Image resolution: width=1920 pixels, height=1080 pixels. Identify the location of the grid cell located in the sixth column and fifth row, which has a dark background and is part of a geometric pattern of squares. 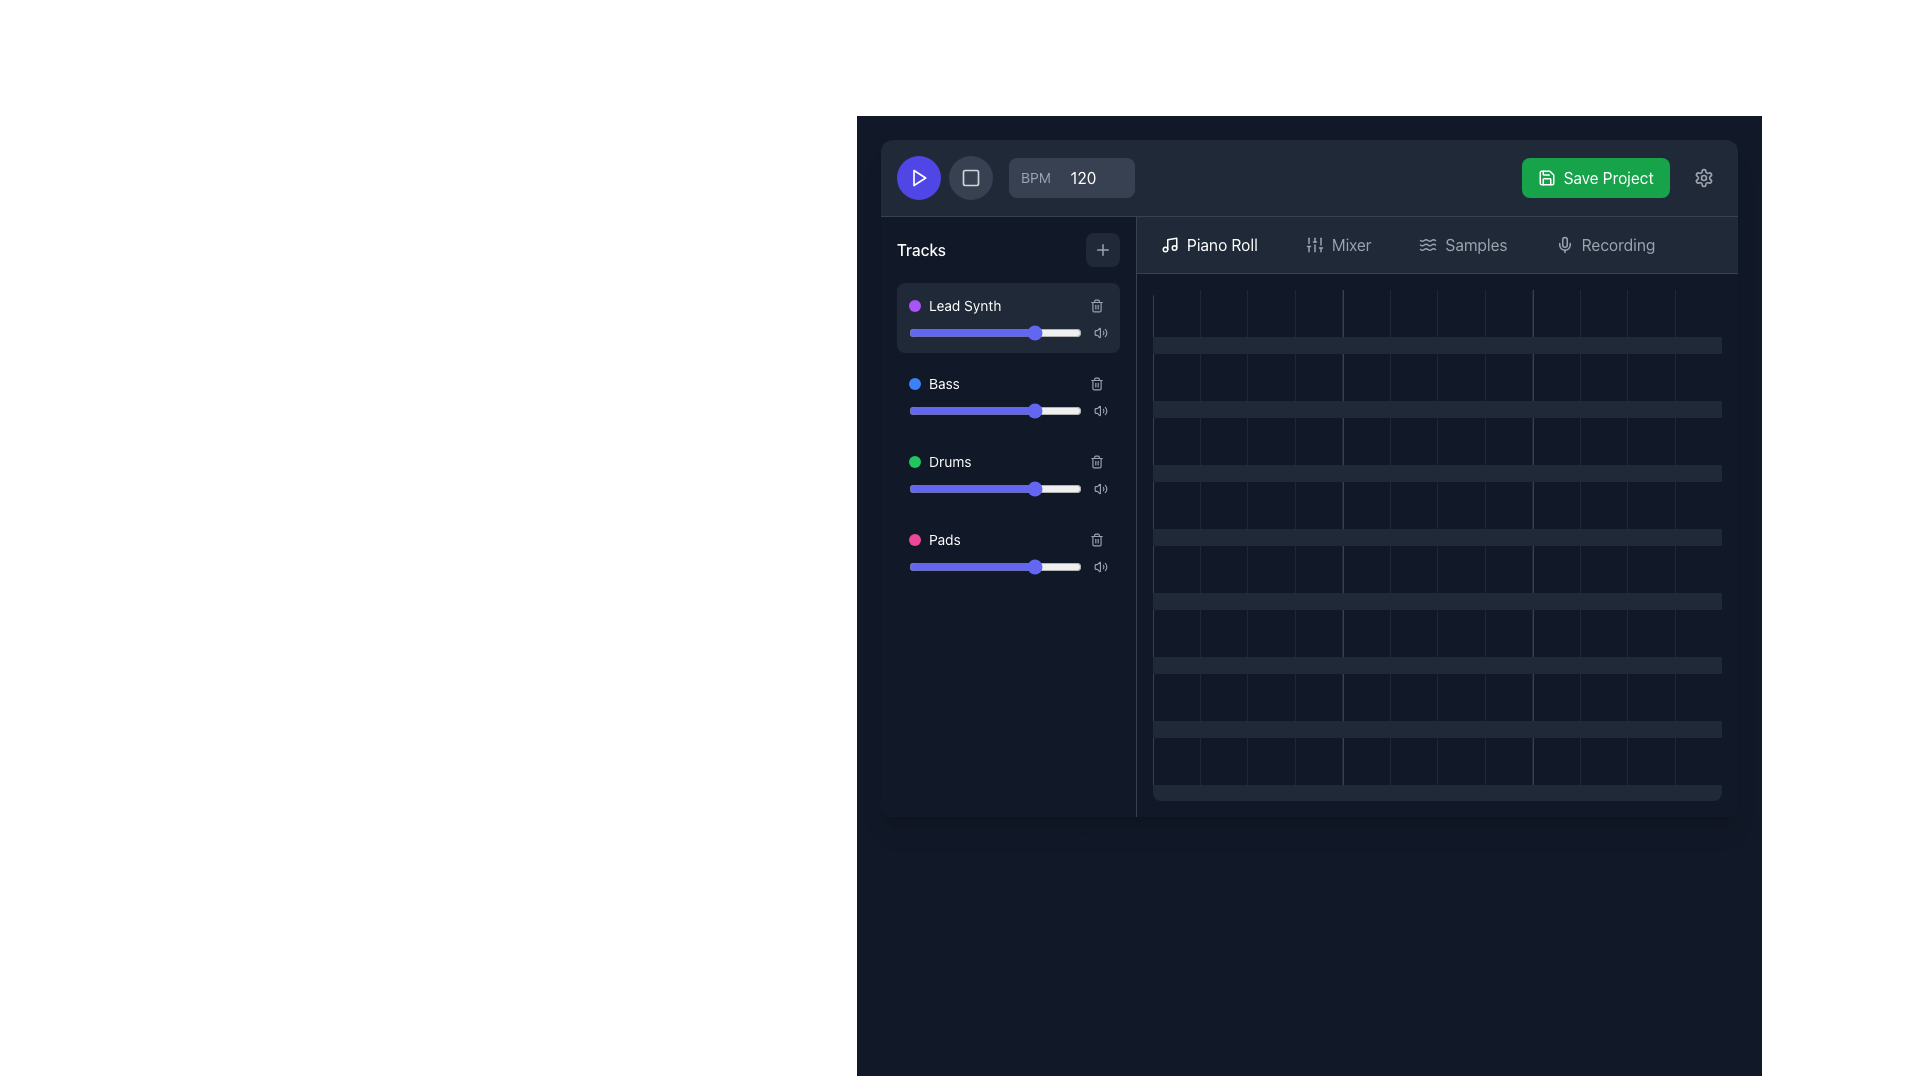
(1412, 633).